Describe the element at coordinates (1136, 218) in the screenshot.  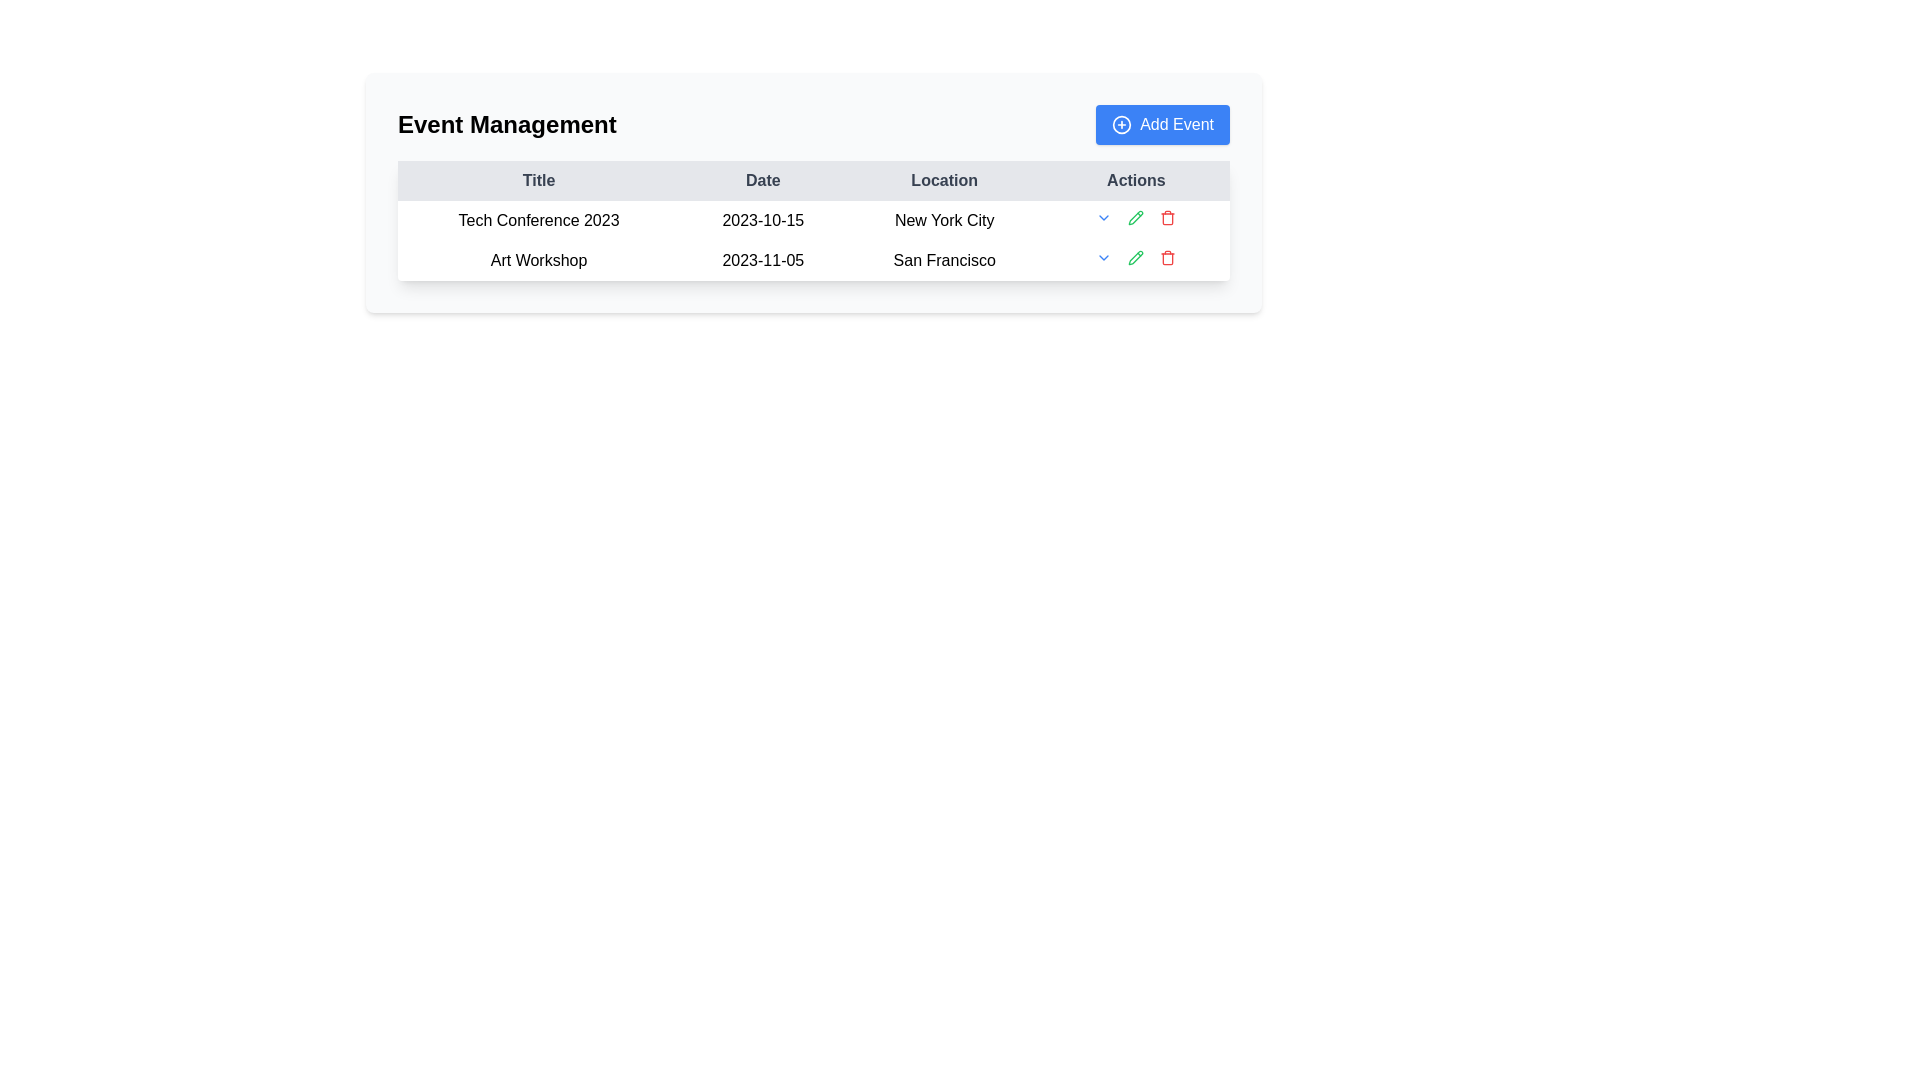
I see `the edit action icon button located in the 'Actions' column of the second row in the table` at that location.